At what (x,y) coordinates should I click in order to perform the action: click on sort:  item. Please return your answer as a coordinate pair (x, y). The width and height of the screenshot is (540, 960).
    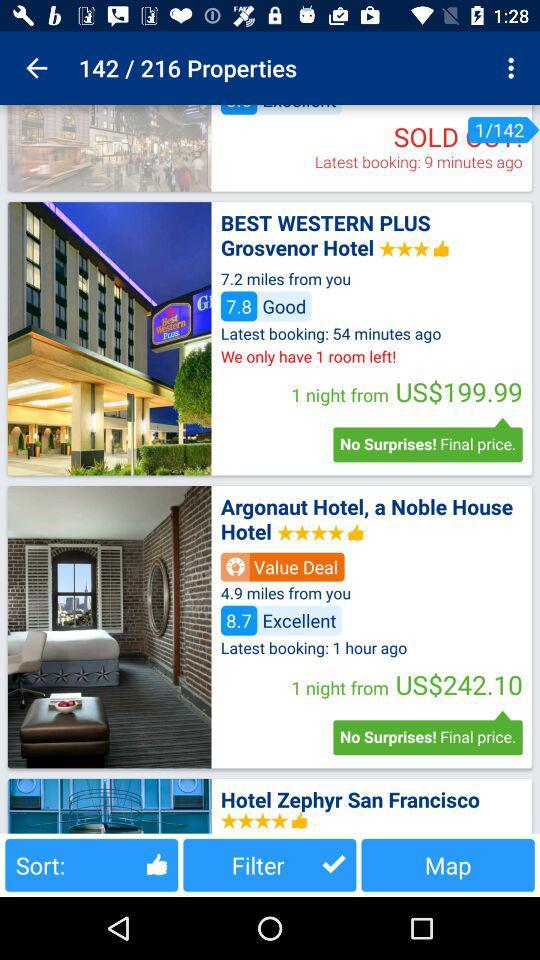
    Looking at the image, I should click on (90, 864).